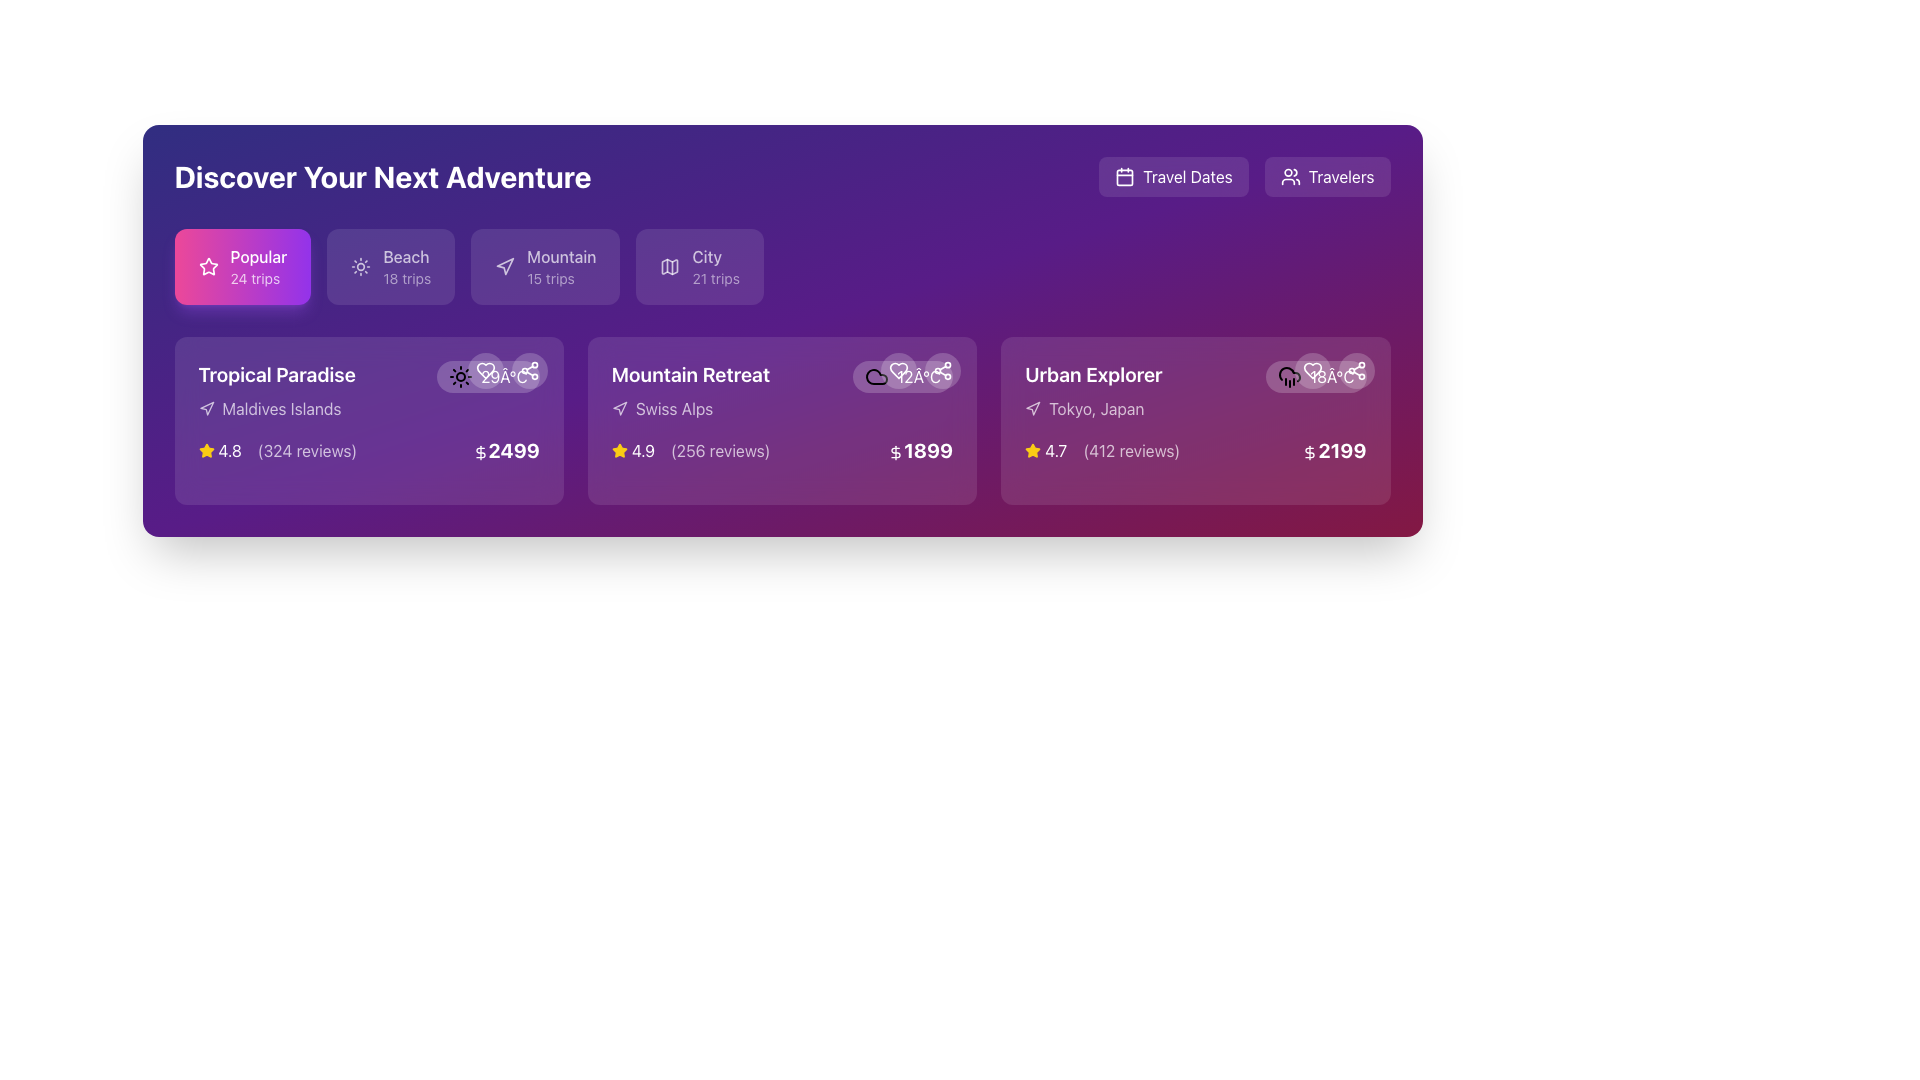  I want to click on the 'Beach' button, which prominently displays the text 'Beach' in bold with an icon of a sun, to filter the list of trips, so click(391, 265).